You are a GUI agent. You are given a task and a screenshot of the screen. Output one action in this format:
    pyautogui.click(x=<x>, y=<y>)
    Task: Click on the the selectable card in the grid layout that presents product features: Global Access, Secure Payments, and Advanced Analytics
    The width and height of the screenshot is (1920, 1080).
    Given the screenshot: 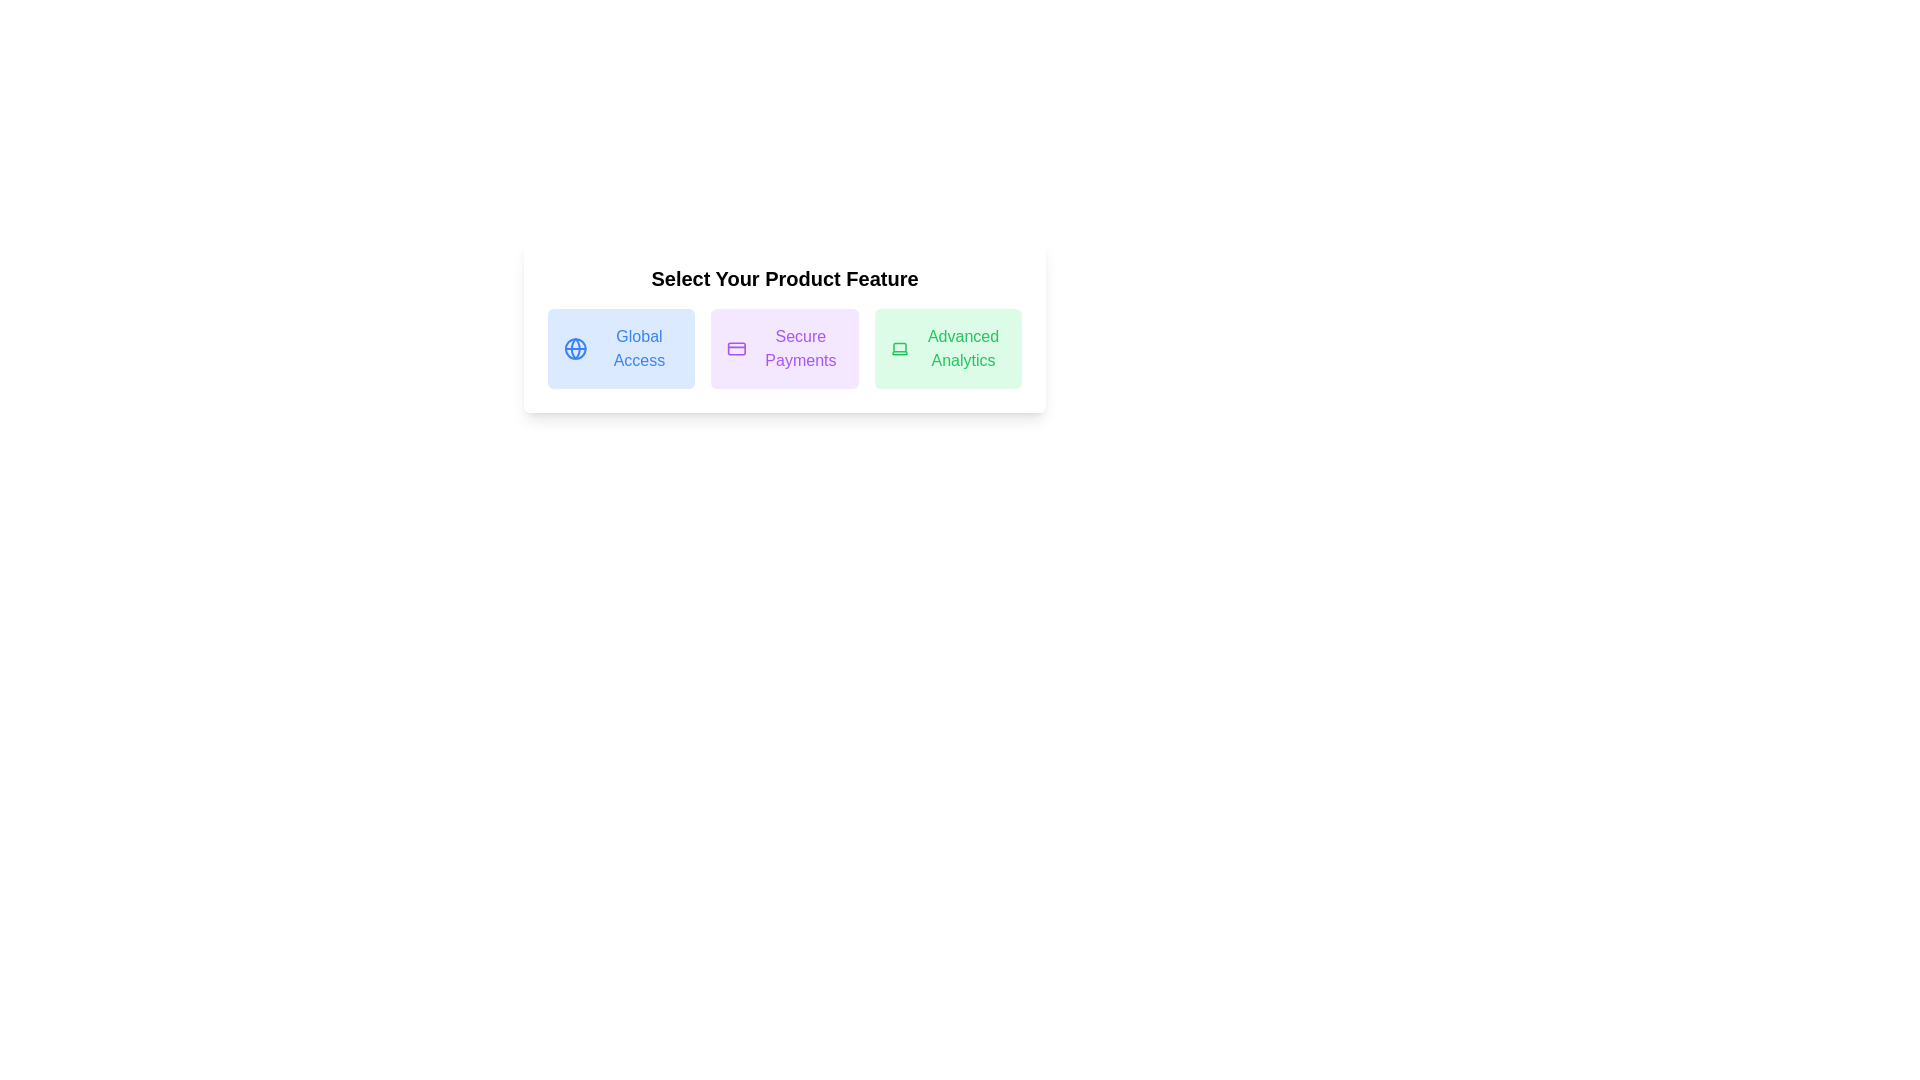 What is the action you would take?
    pyautogui.click(x=784, y=347)
    